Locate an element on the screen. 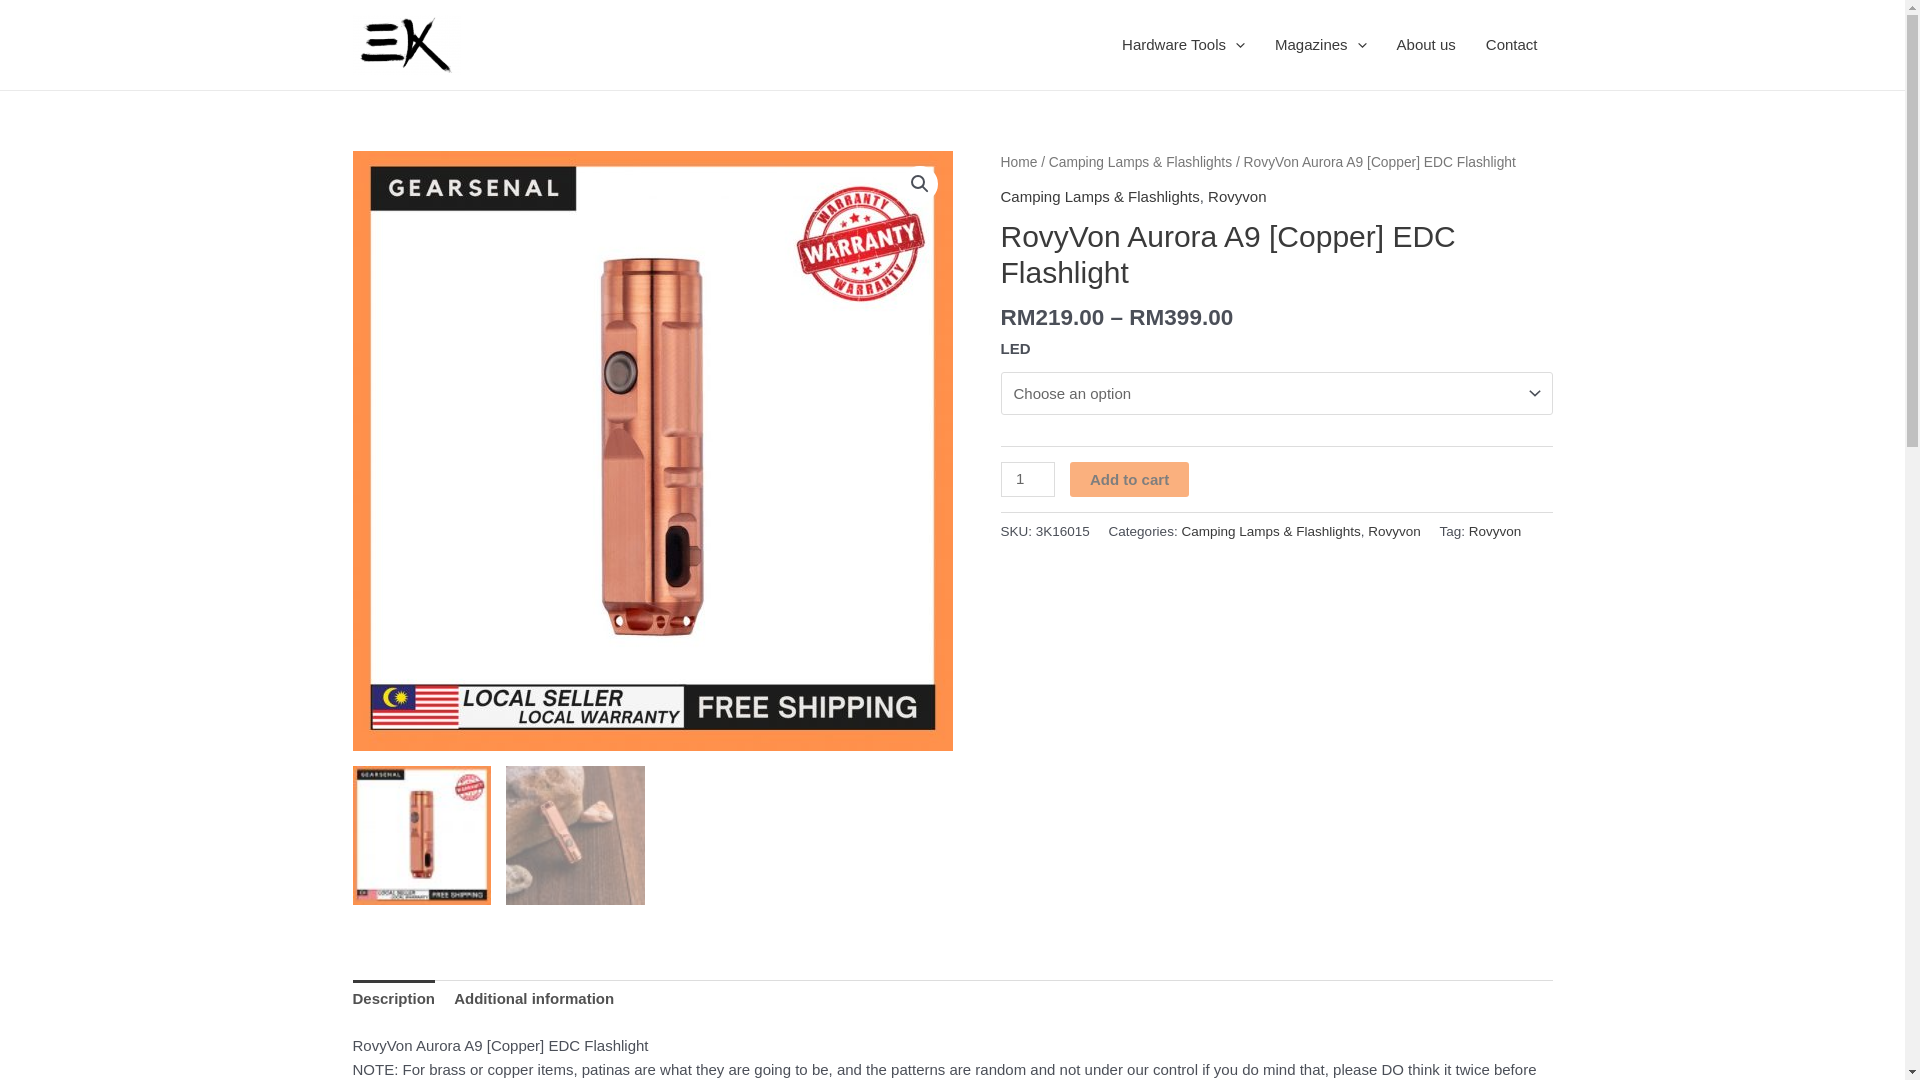 The width and height of the screenshot is (1920, 1080). 'Rovyvon' is located at coordinates (1495, 530).